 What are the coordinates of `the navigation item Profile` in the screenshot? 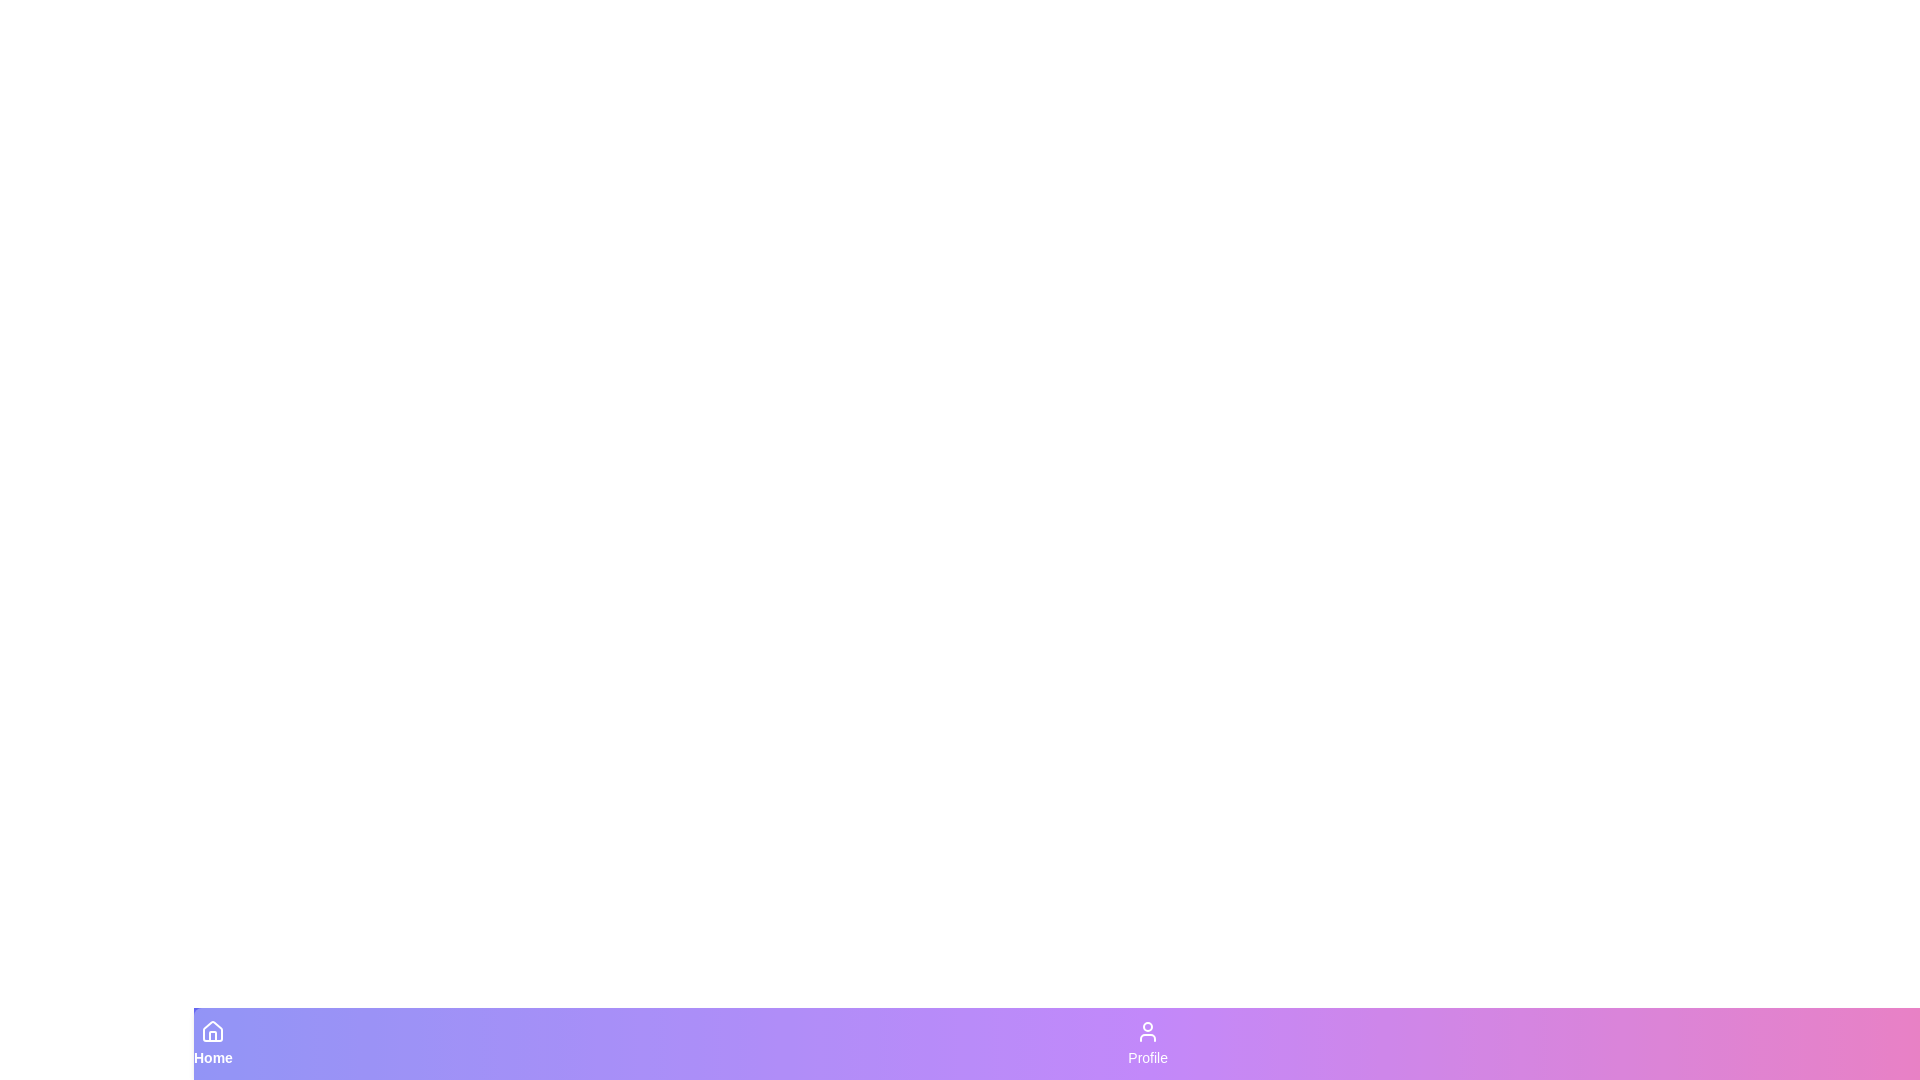 It's located at (1147, 1043).